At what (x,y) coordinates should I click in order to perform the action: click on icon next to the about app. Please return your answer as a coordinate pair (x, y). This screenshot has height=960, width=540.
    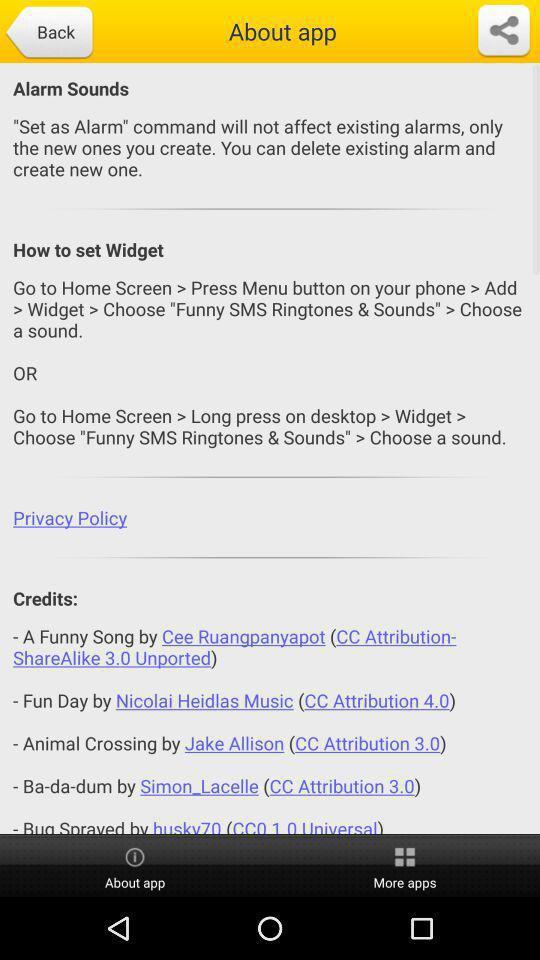
    Looking at the image, I should click on (48, 32).